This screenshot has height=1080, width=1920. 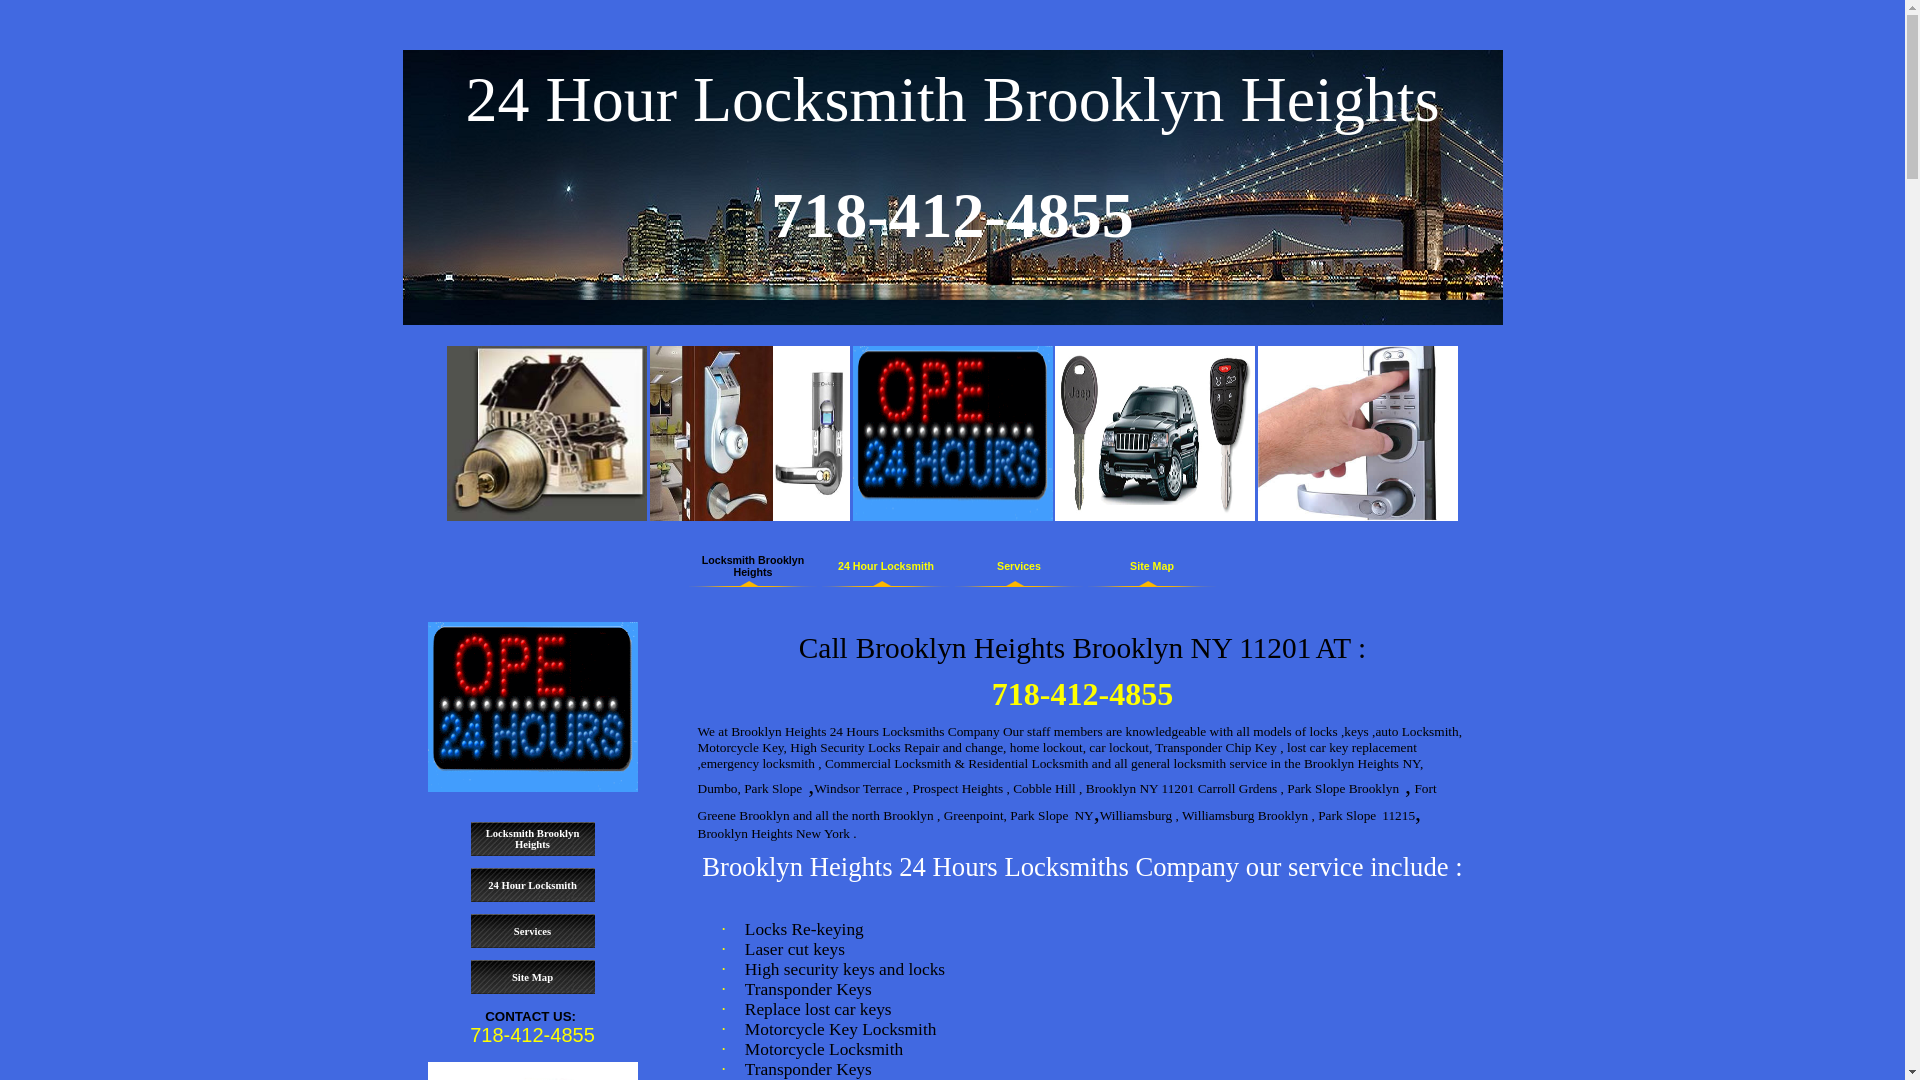 What do you see at coordinates (1152, 566) in the screenshot?
I see `'Site Map'` at bounding box center [1152, 566].